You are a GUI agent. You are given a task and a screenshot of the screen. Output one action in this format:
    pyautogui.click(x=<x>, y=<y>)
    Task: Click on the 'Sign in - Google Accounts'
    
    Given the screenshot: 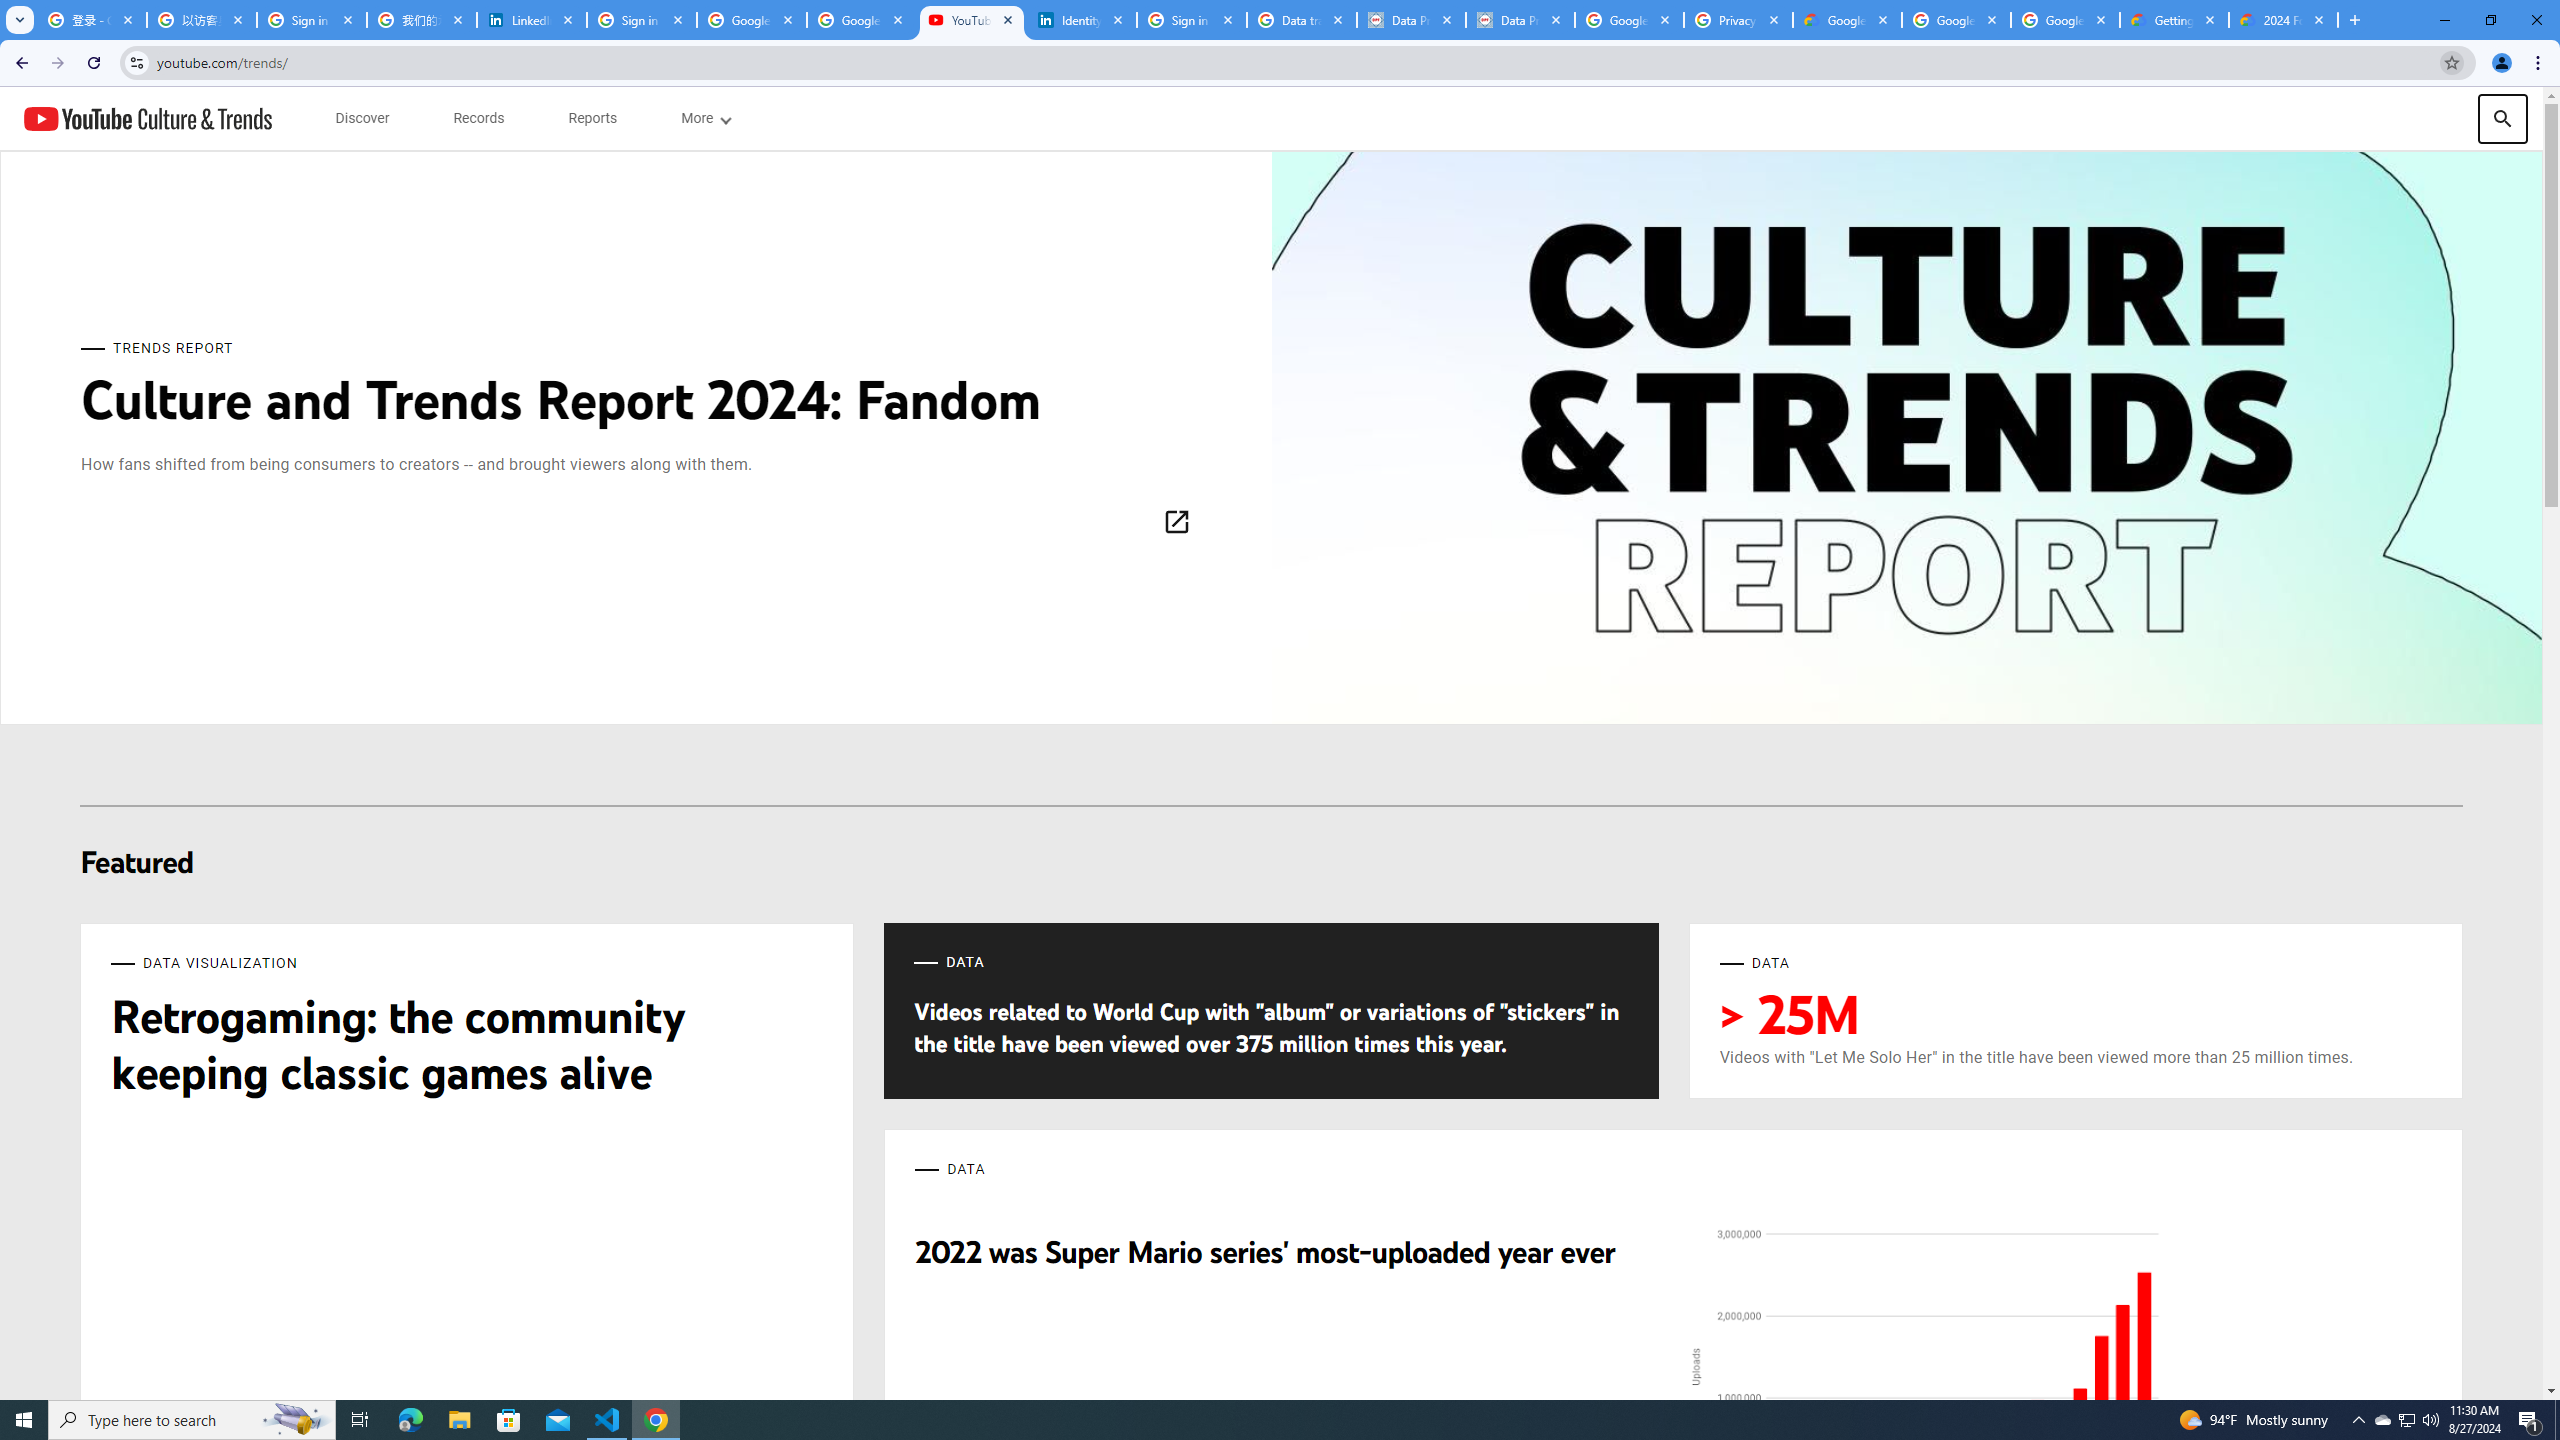 What is the action you would take?
    pyautogui.click(x=1191, y=19)
    